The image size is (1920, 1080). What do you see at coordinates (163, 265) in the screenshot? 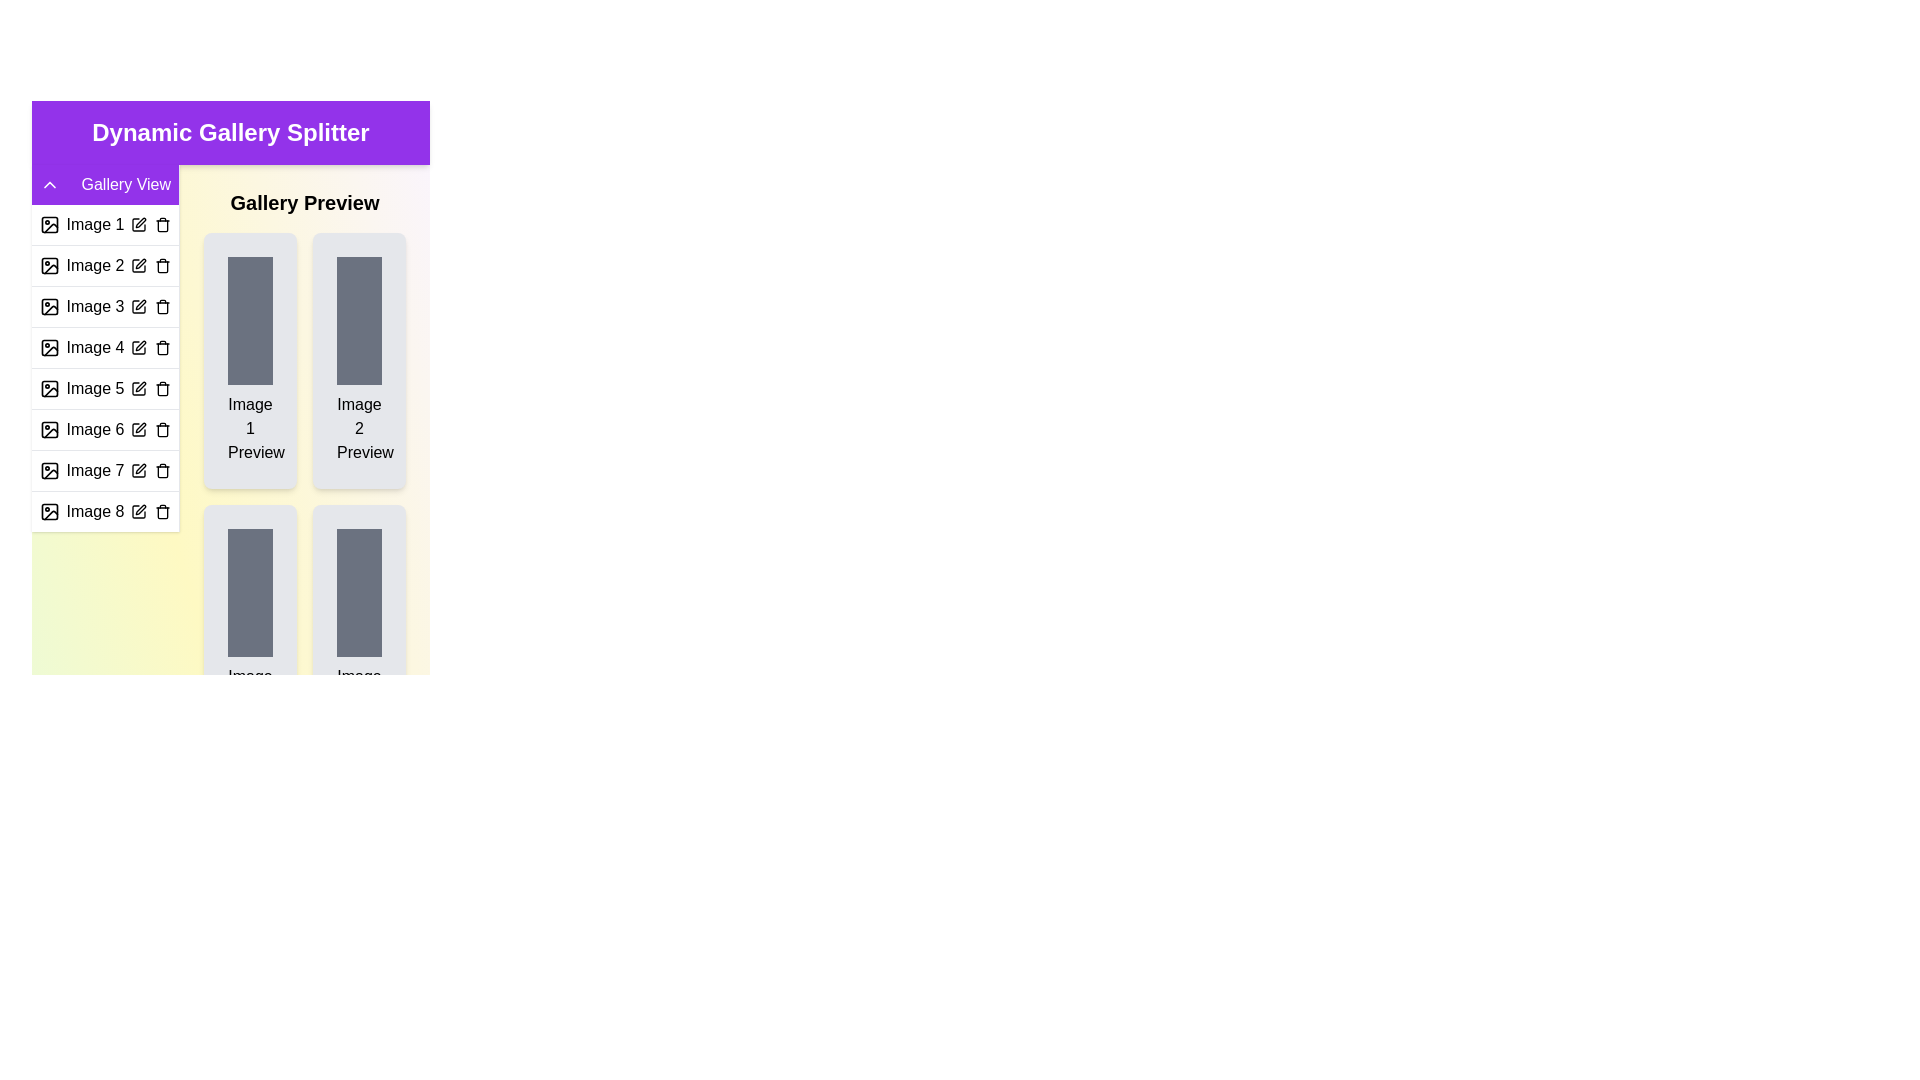
I see `the delete icon button located in the second row of the list under 'Gallery View,' adjacent to 'Image 2,'` at bounding box center [163, 265].